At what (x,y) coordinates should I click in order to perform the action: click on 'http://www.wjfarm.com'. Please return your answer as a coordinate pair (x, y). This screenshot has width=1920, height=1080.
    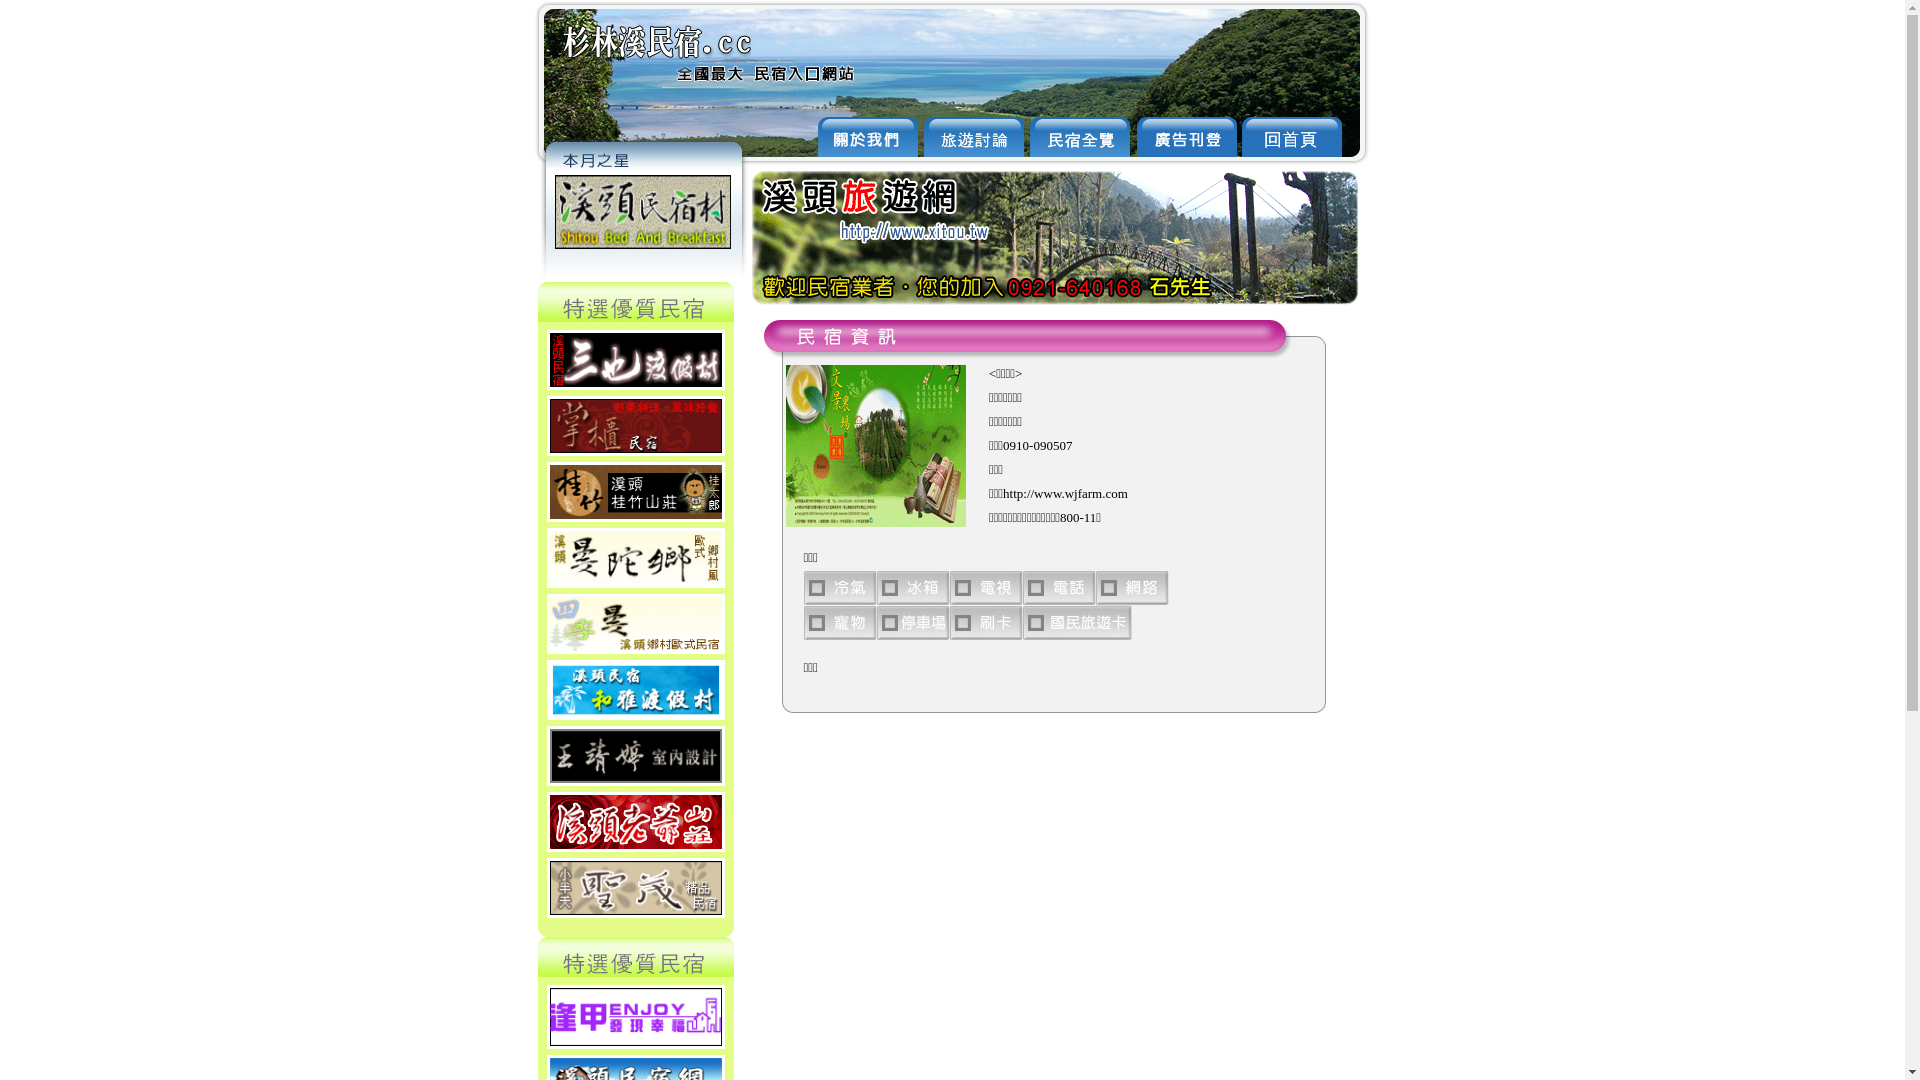
    Looking at the image, I should click on (1064, 493).